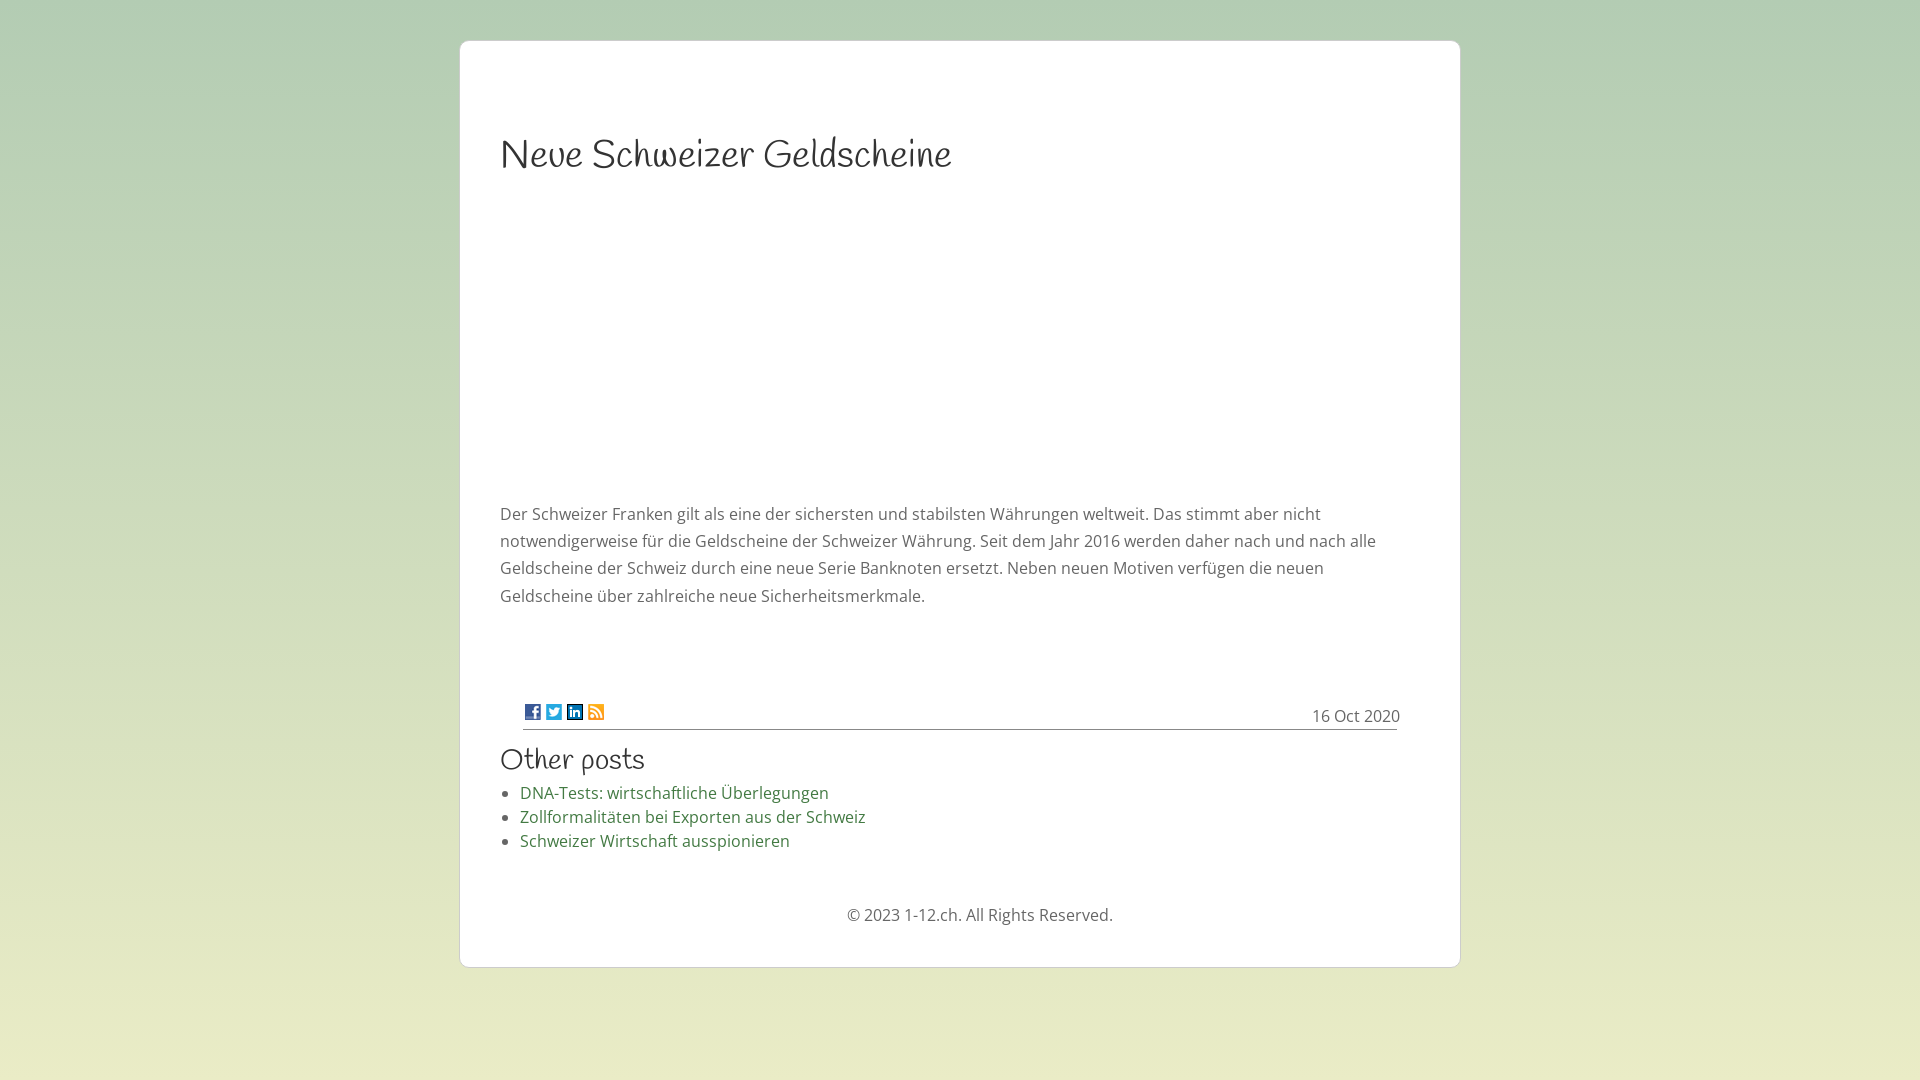  I want to click on 'Schweizer Wirtschaft ausspionieren', so click(654, 840).